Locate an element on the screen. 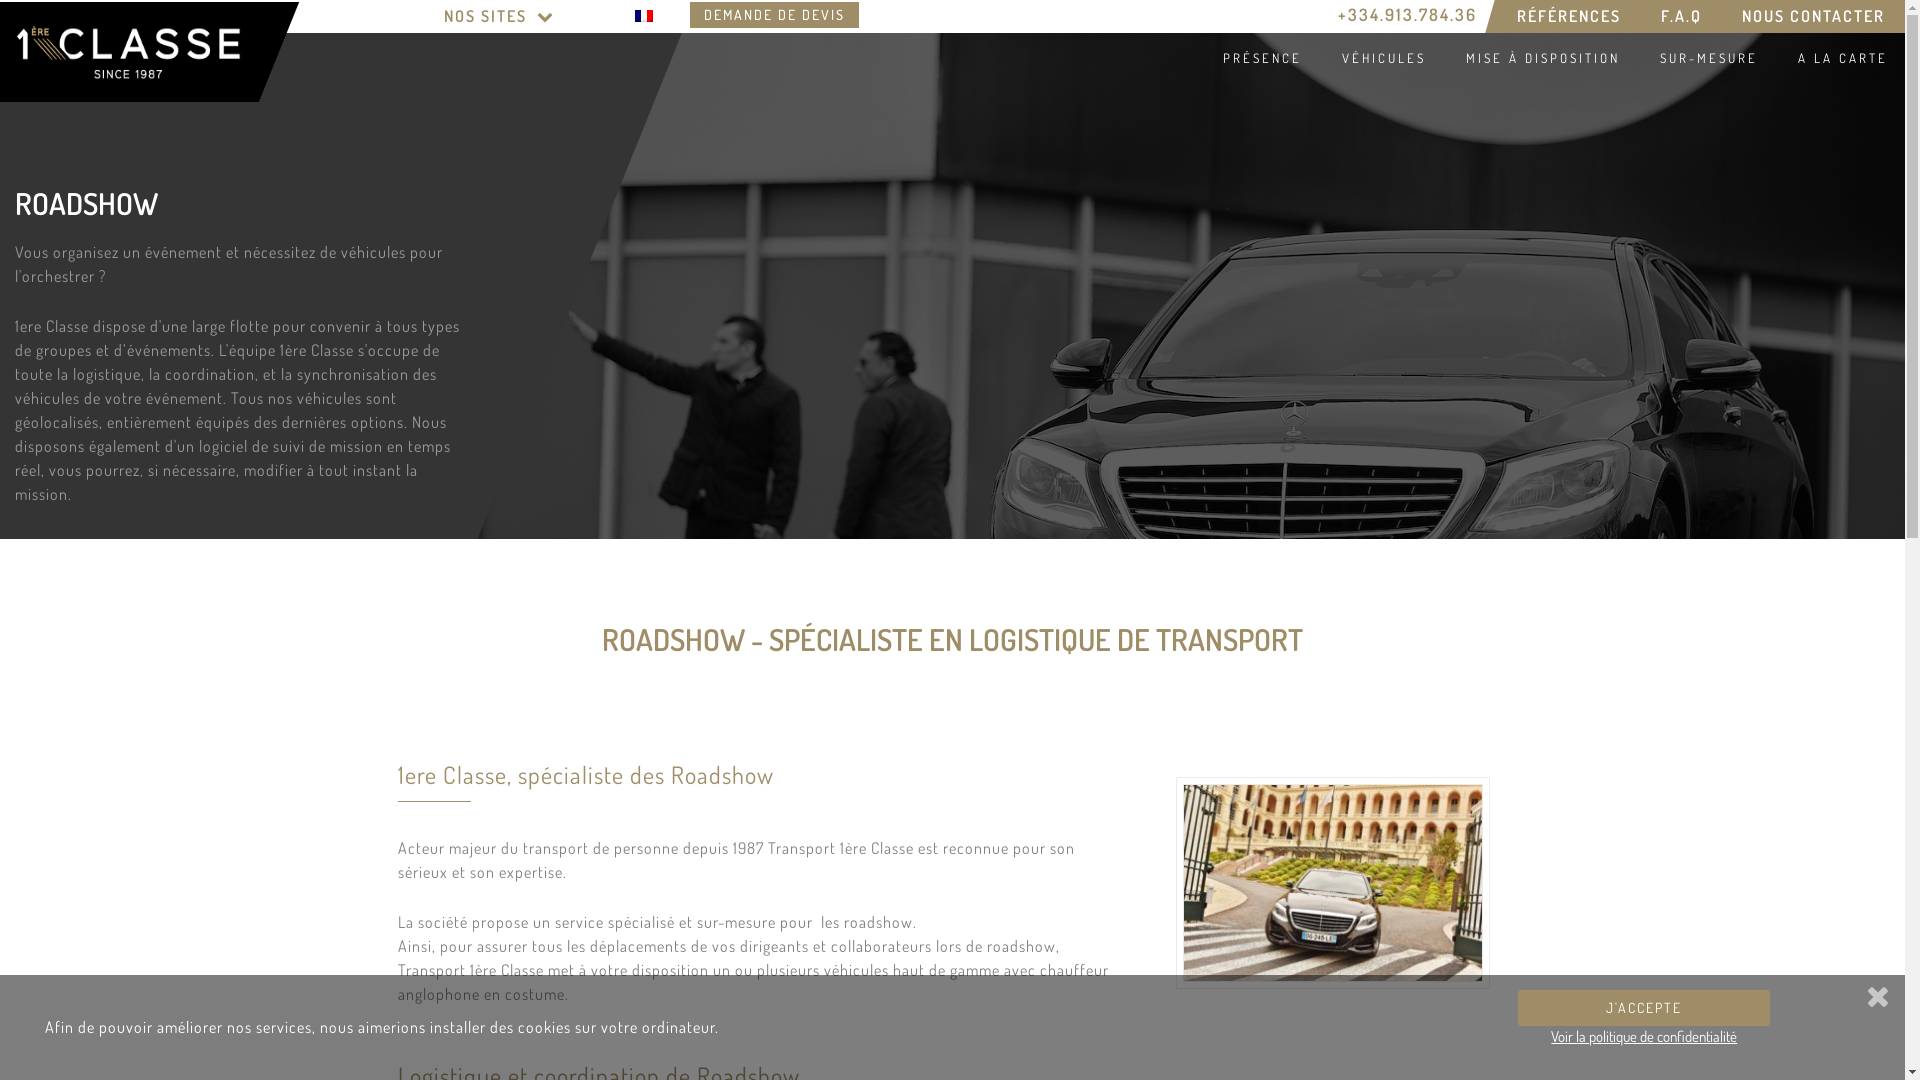 Image resolution: width=1920 pixels, height=1080 pixels. 'SUR-MESURE' is located at coordinates (1704, 56).